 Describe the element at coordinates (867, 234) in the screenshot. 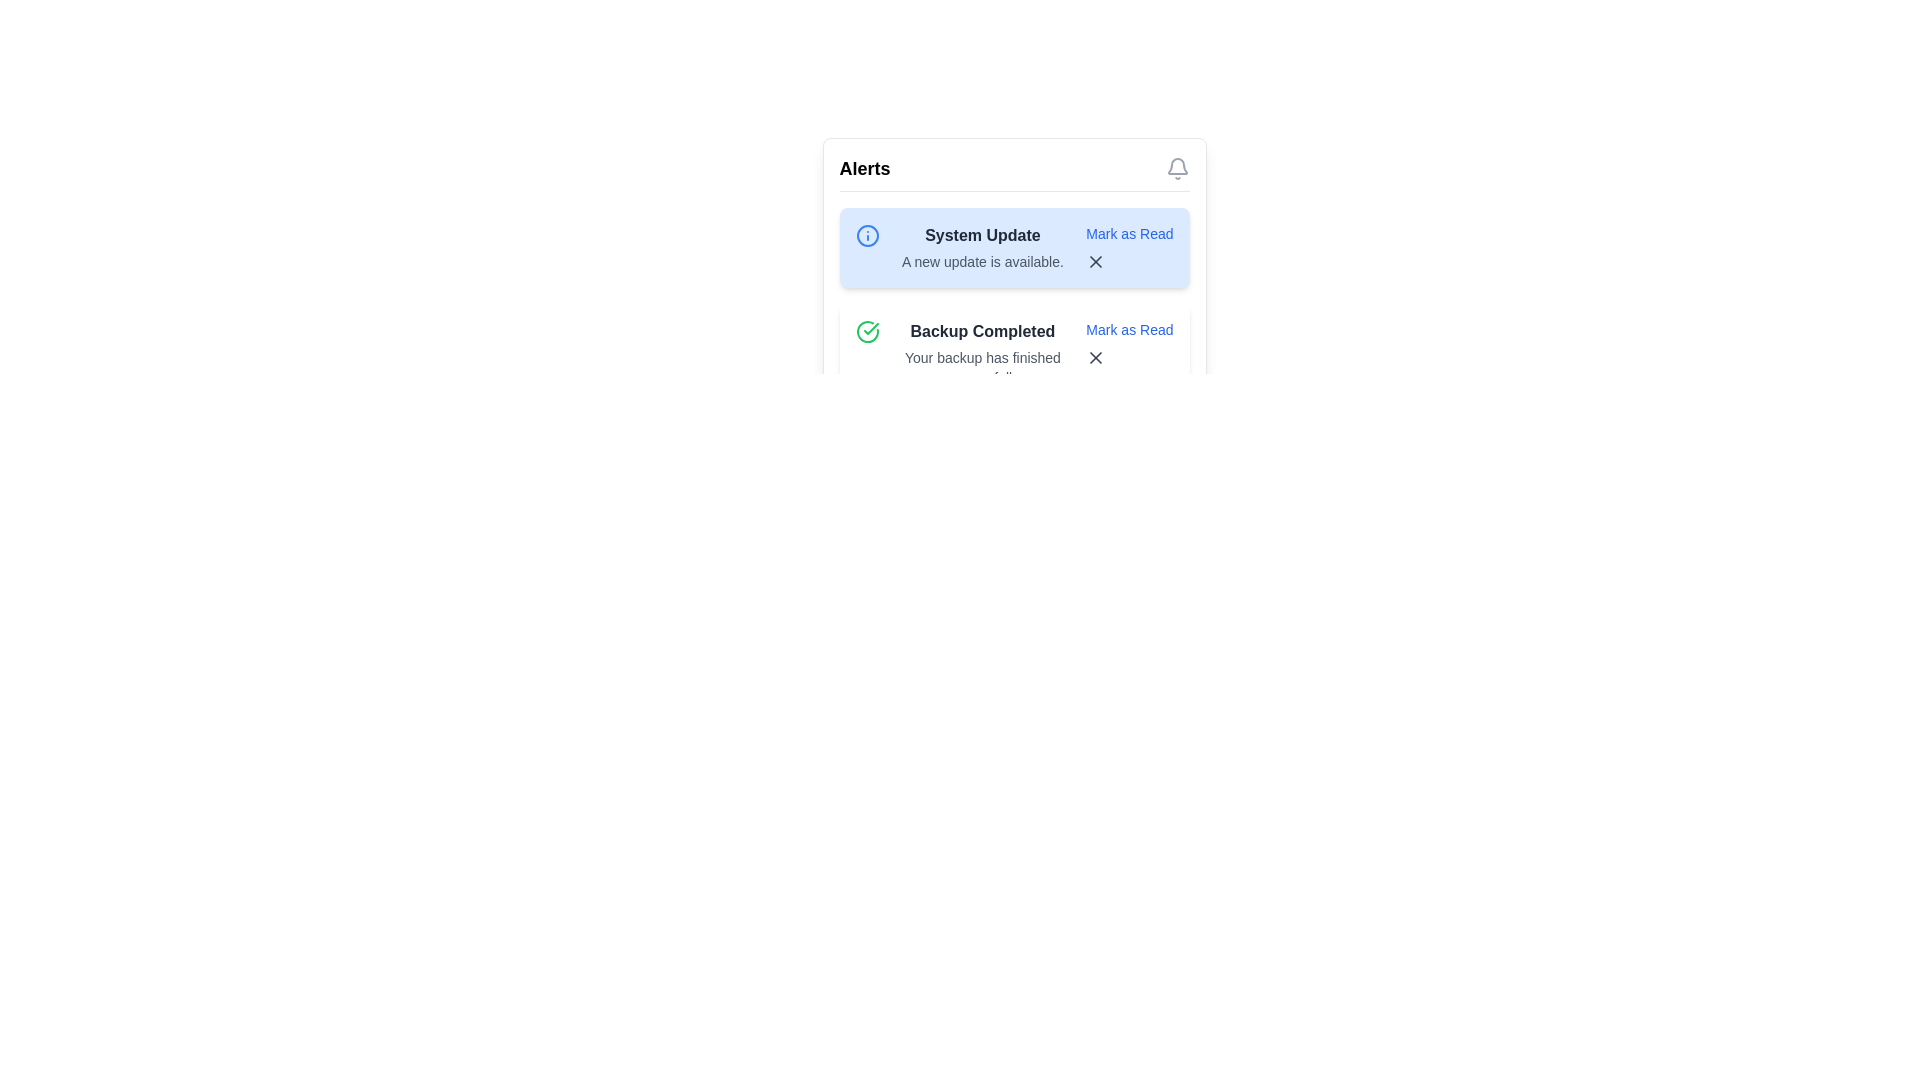

I see `the notification icon indicating an informational update in the 'System Update' section of the 'Alerts' area` at that location.